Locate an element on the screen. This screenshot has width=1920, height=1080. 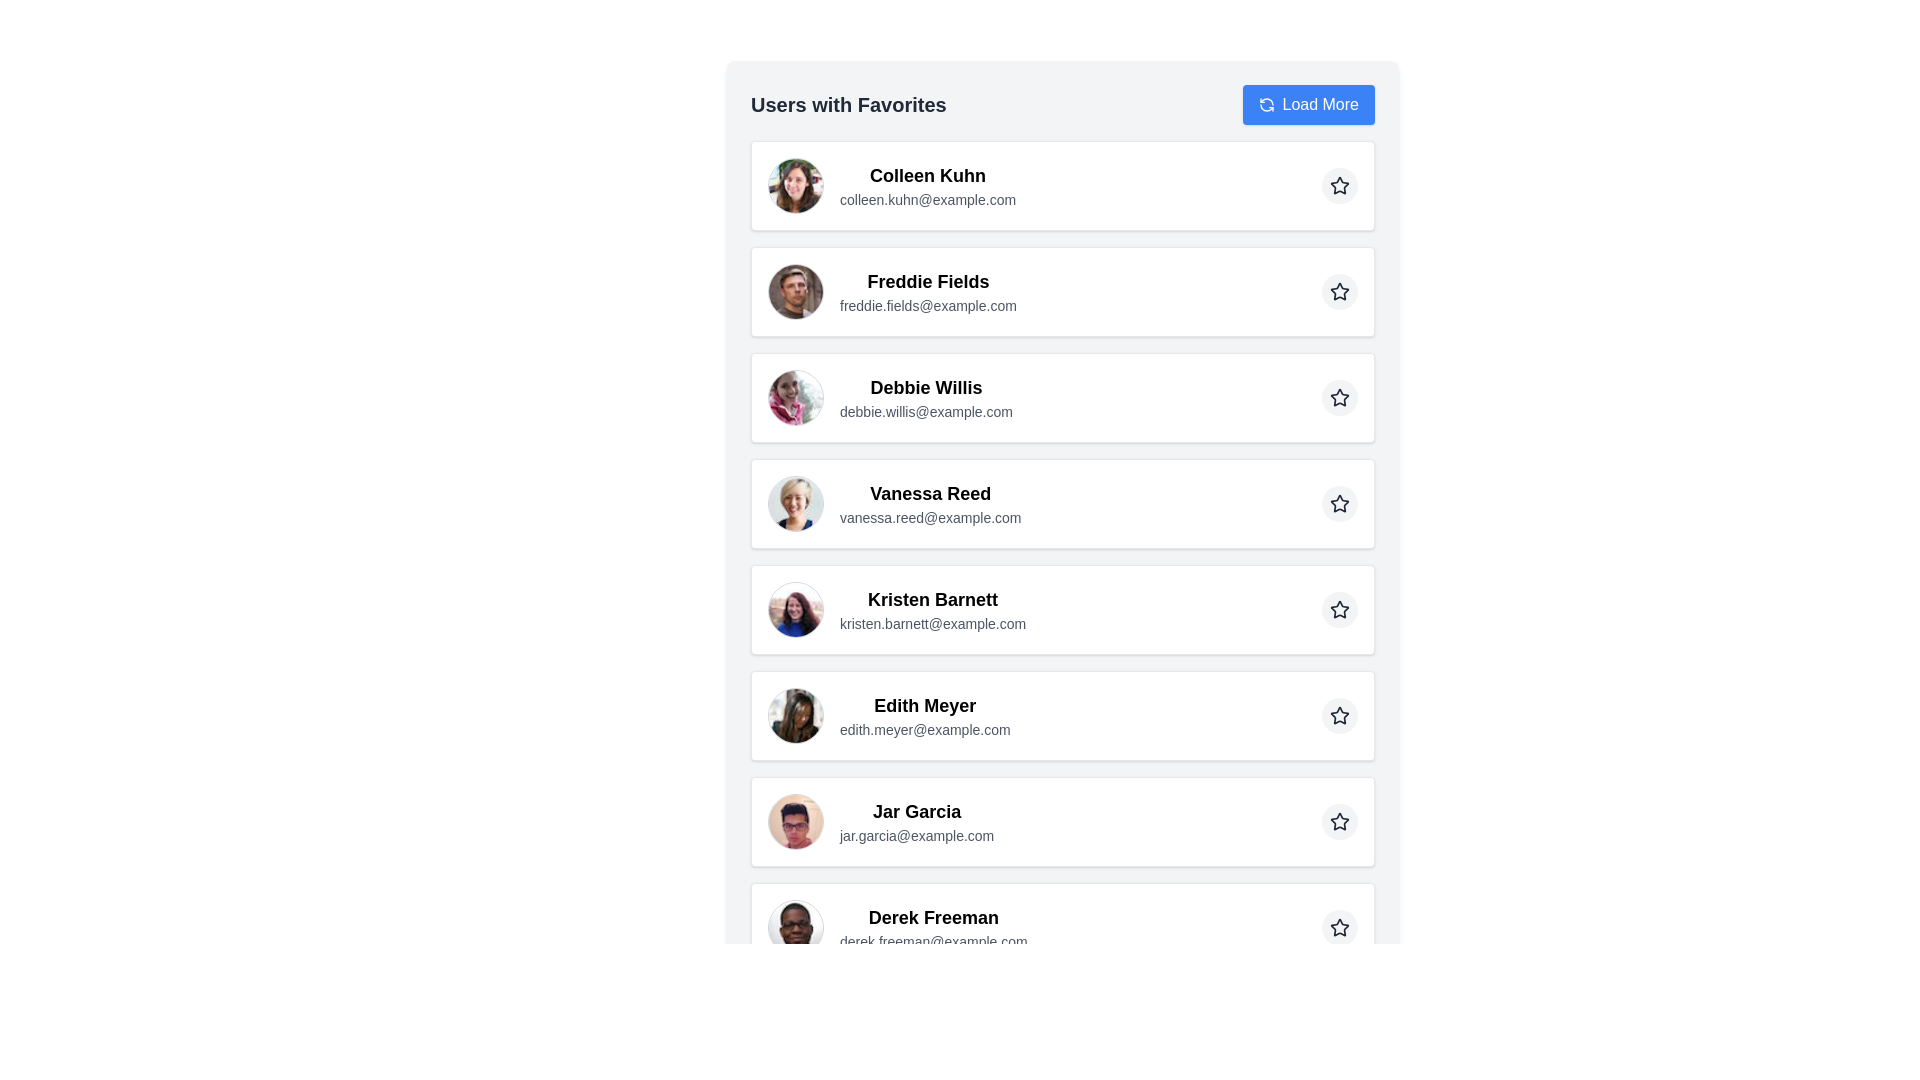
the user name 'Colleen Kuhn' displayed in bold at the top of the user profile item, which is a circular avatar followed by the user's email is located at coordinates (891, 185).